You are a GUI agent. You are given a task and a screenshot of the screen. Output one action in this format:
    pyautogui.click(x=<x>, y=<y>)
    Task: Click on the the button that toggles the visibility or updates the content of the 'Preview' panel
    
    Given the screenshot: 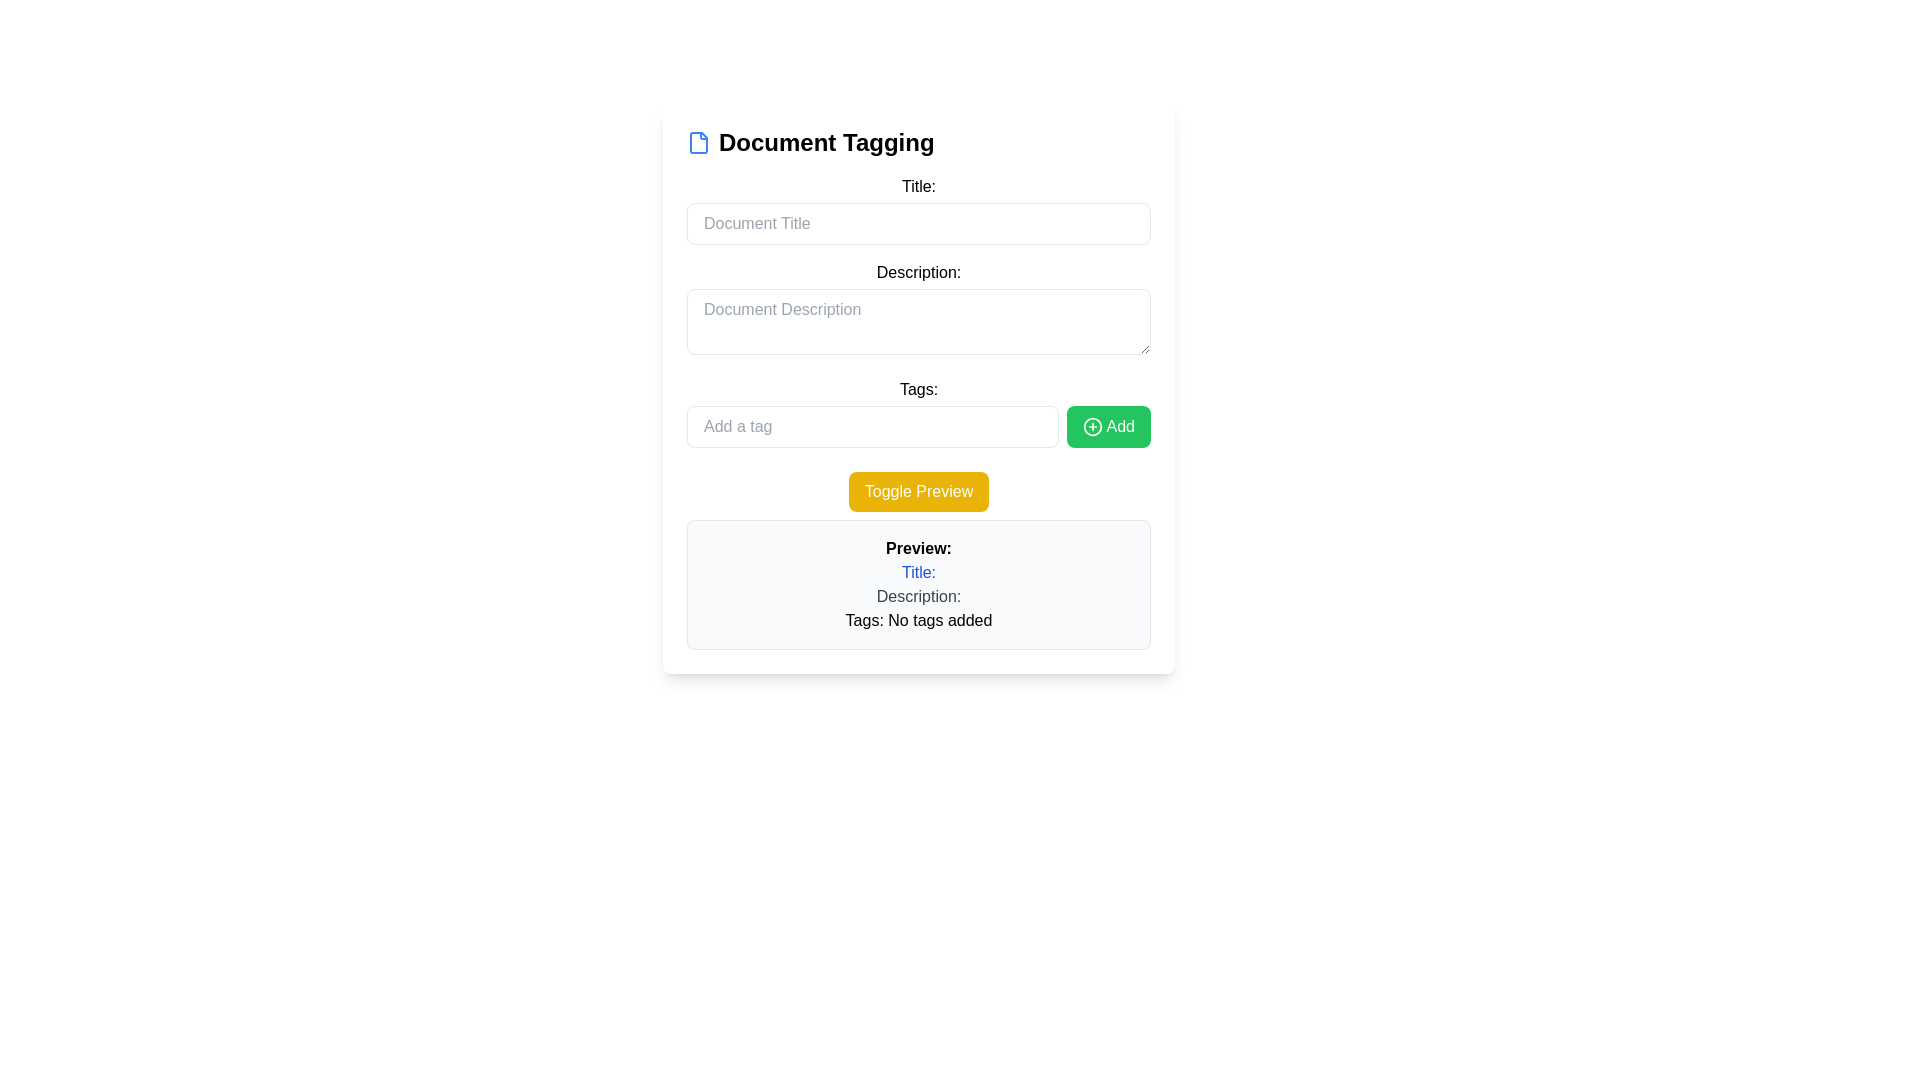 What is the action you would take?
    pyautogui.click(x=917, y=492)
    